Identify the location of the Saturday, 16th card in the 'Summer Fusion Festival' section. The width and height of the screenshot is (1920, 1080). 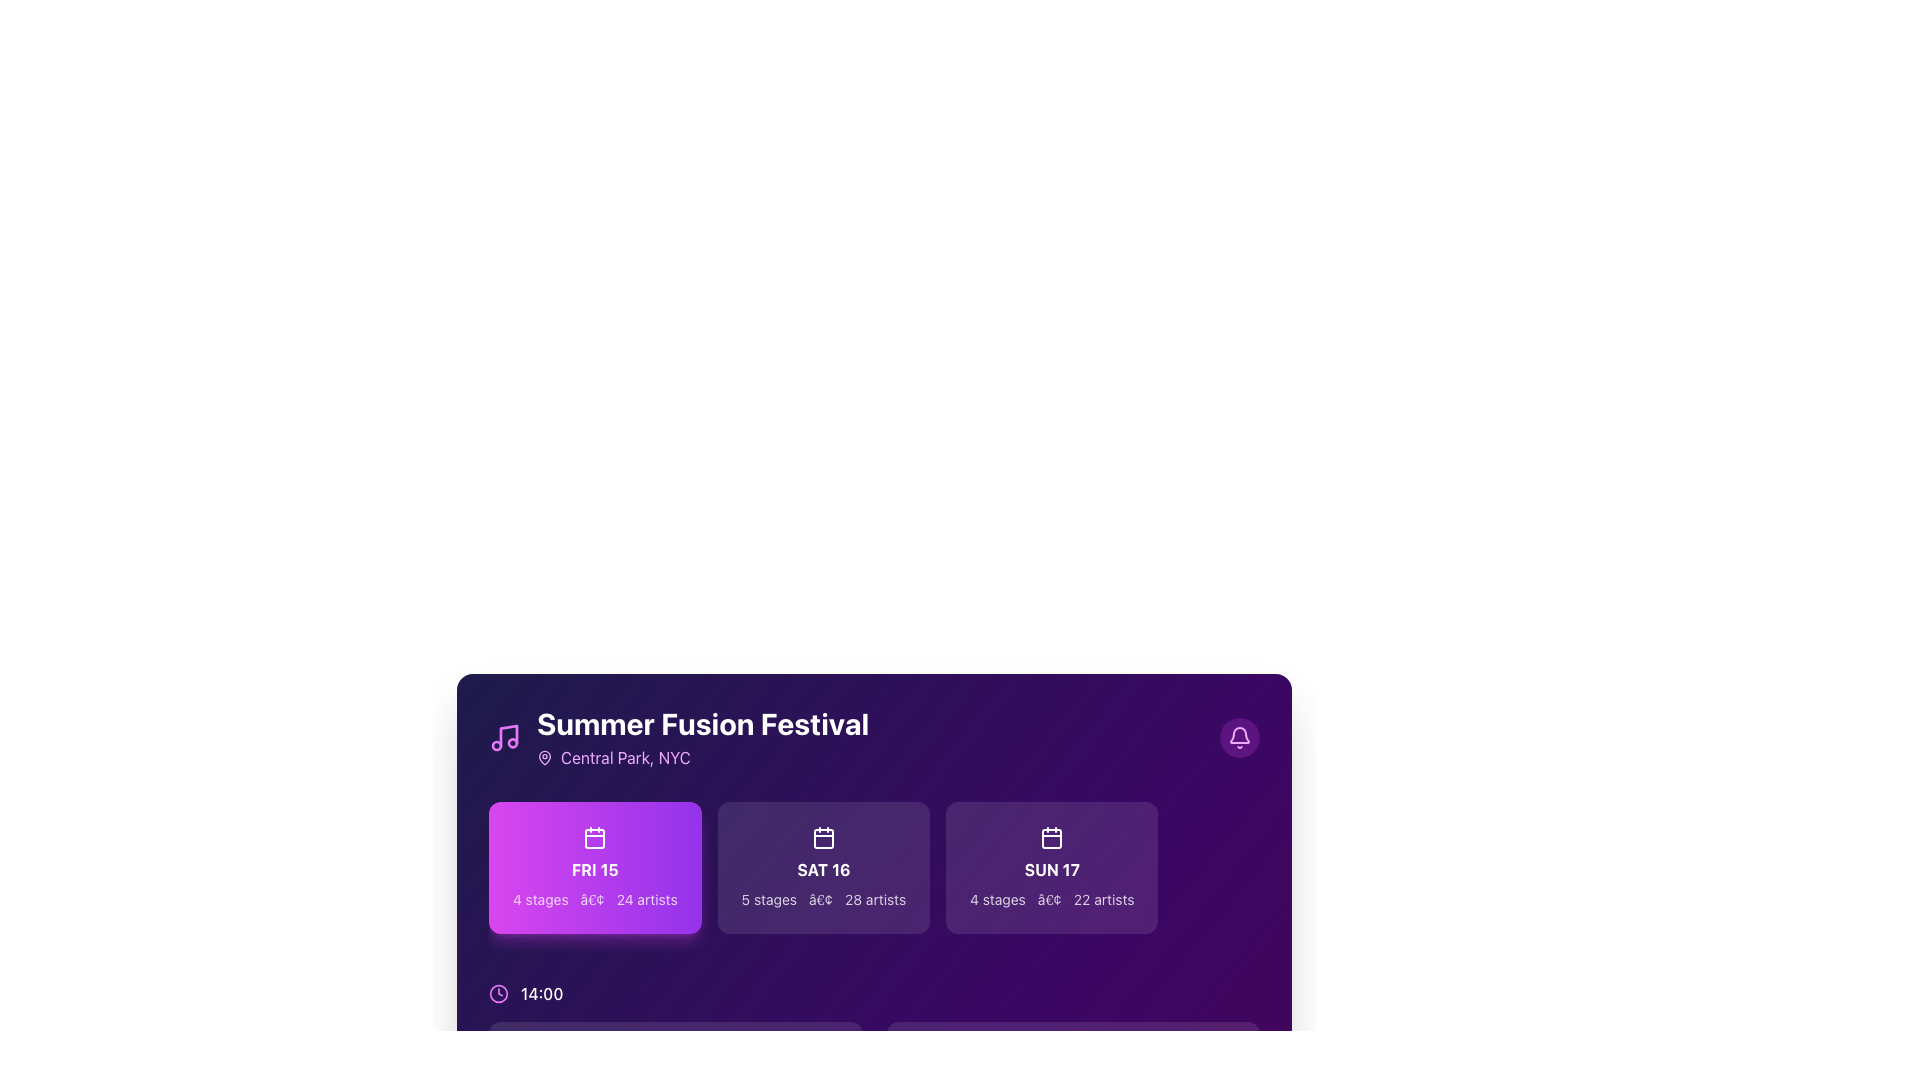
(823, 866).